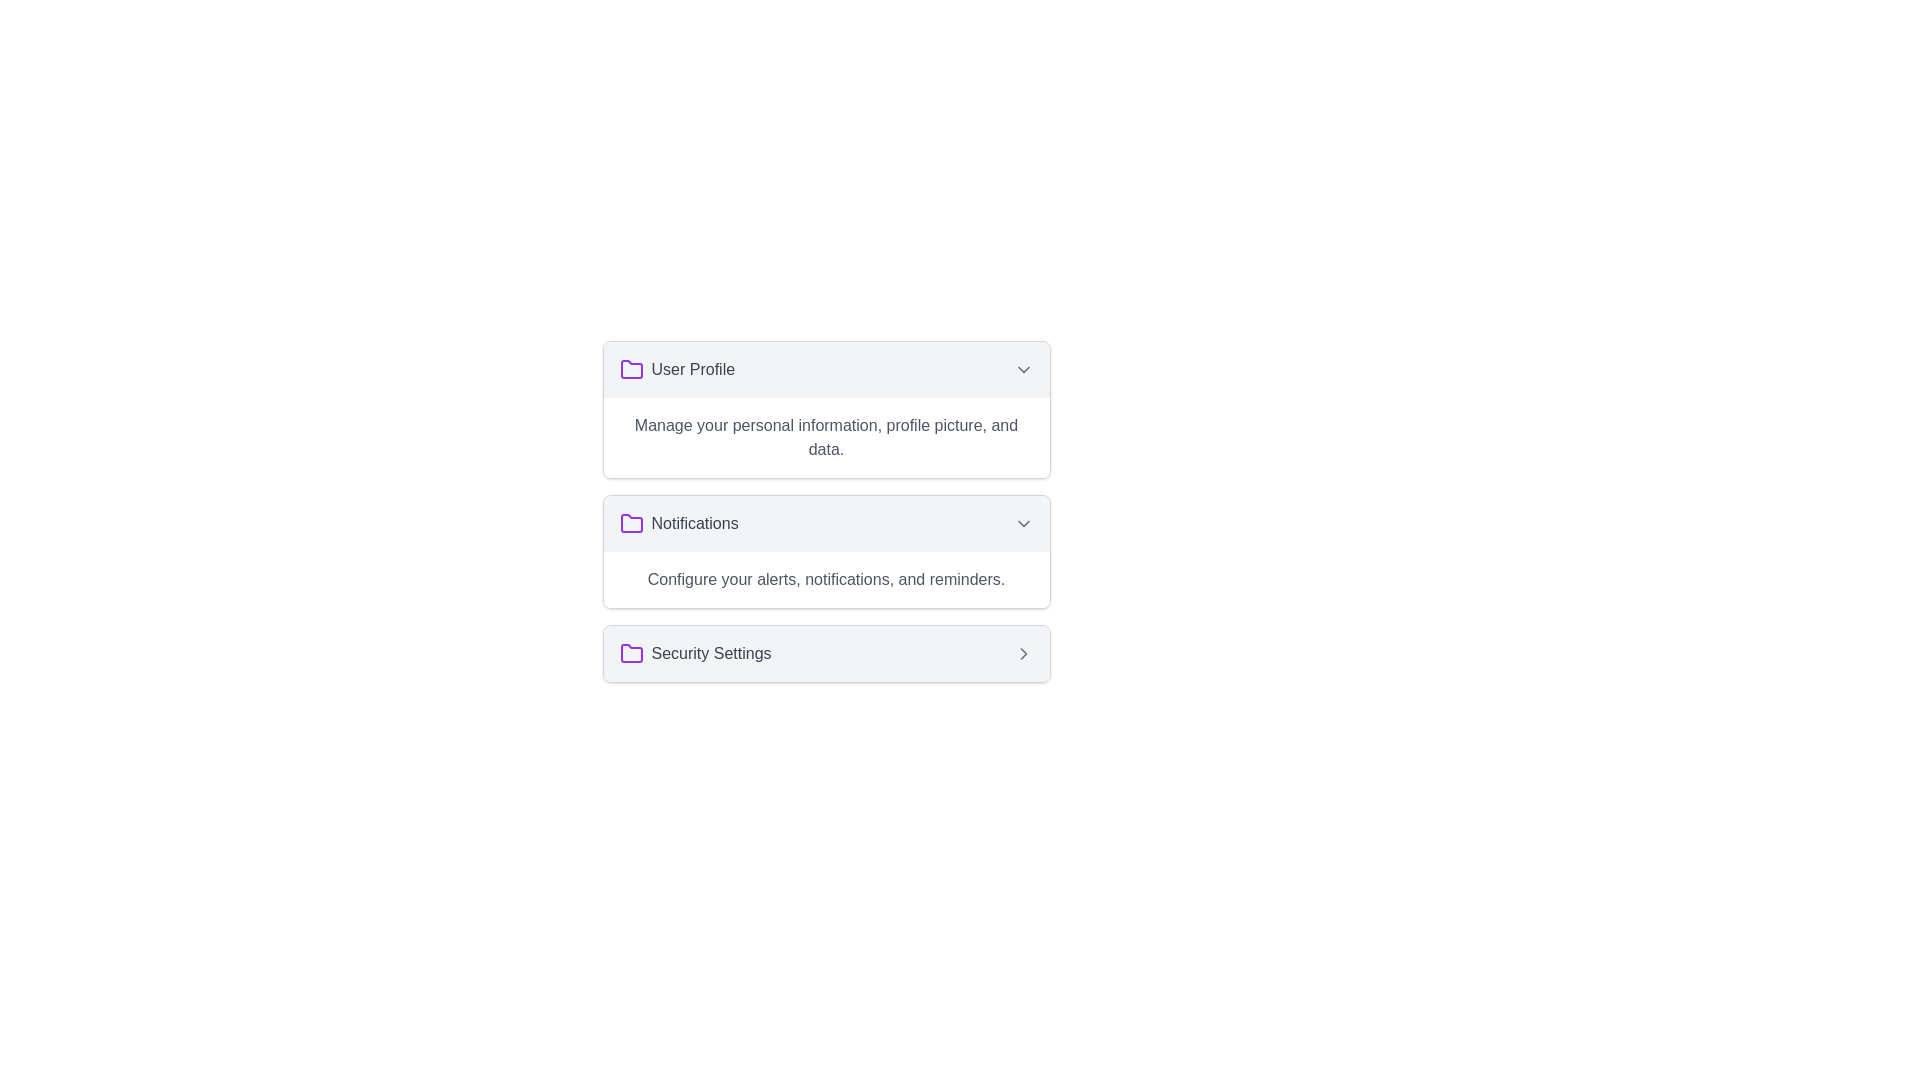 Image resolution: width=1920 pixels, height=1080 pixels. What do you see at coordinates (826, 551) in the screenshot?
I see `the 'Notifications' panel, which has the title 'Notifications' and the description 'Configure your alerts, notifications, and reminders.'` at bounding box center [826, 551].